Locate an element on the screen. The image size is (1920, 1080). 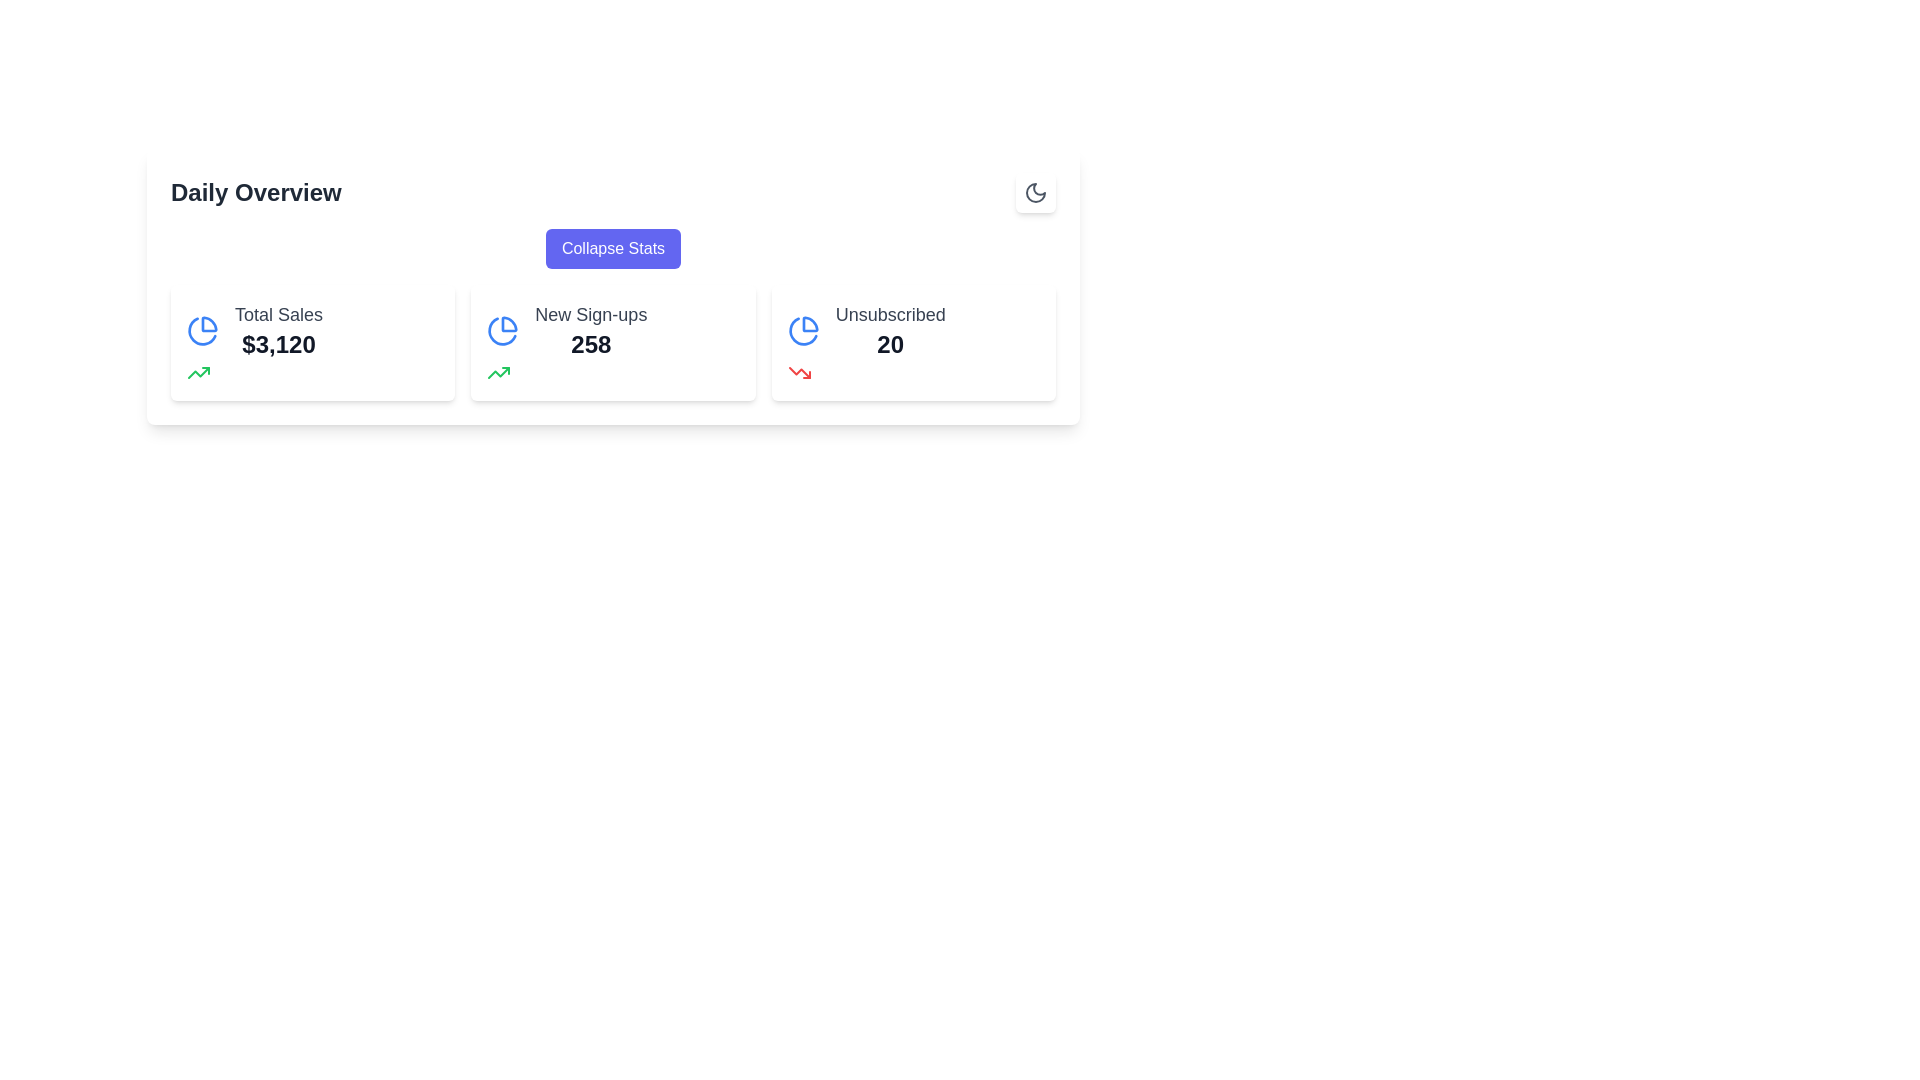
the bold text label displaying the number '20' located below the 'Unsubscribed' label in the rightmost information card of the Daily Overview statistics is located at coordinates (889, 343).